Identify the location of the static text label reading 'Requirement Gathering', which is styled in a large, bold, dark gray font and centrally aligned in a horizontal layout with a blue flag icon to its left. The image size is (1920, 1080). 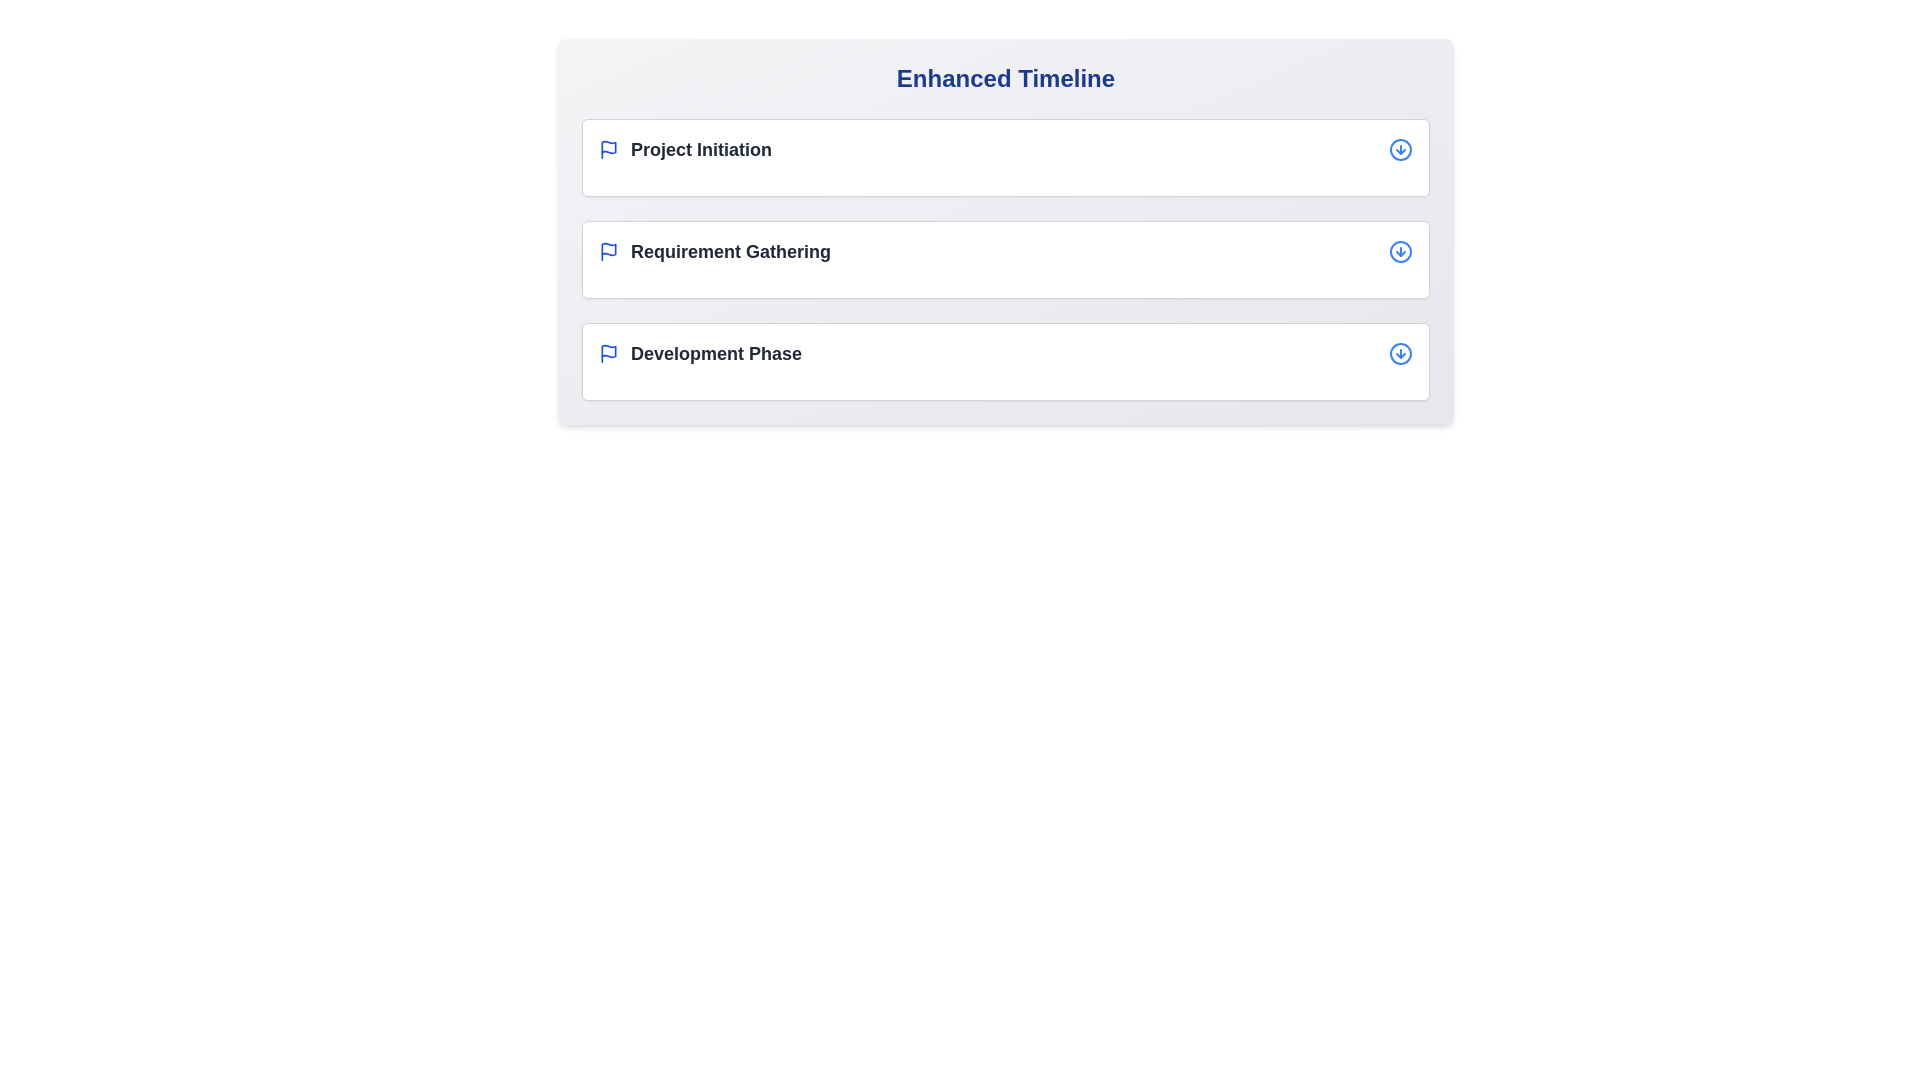
(729, 250).